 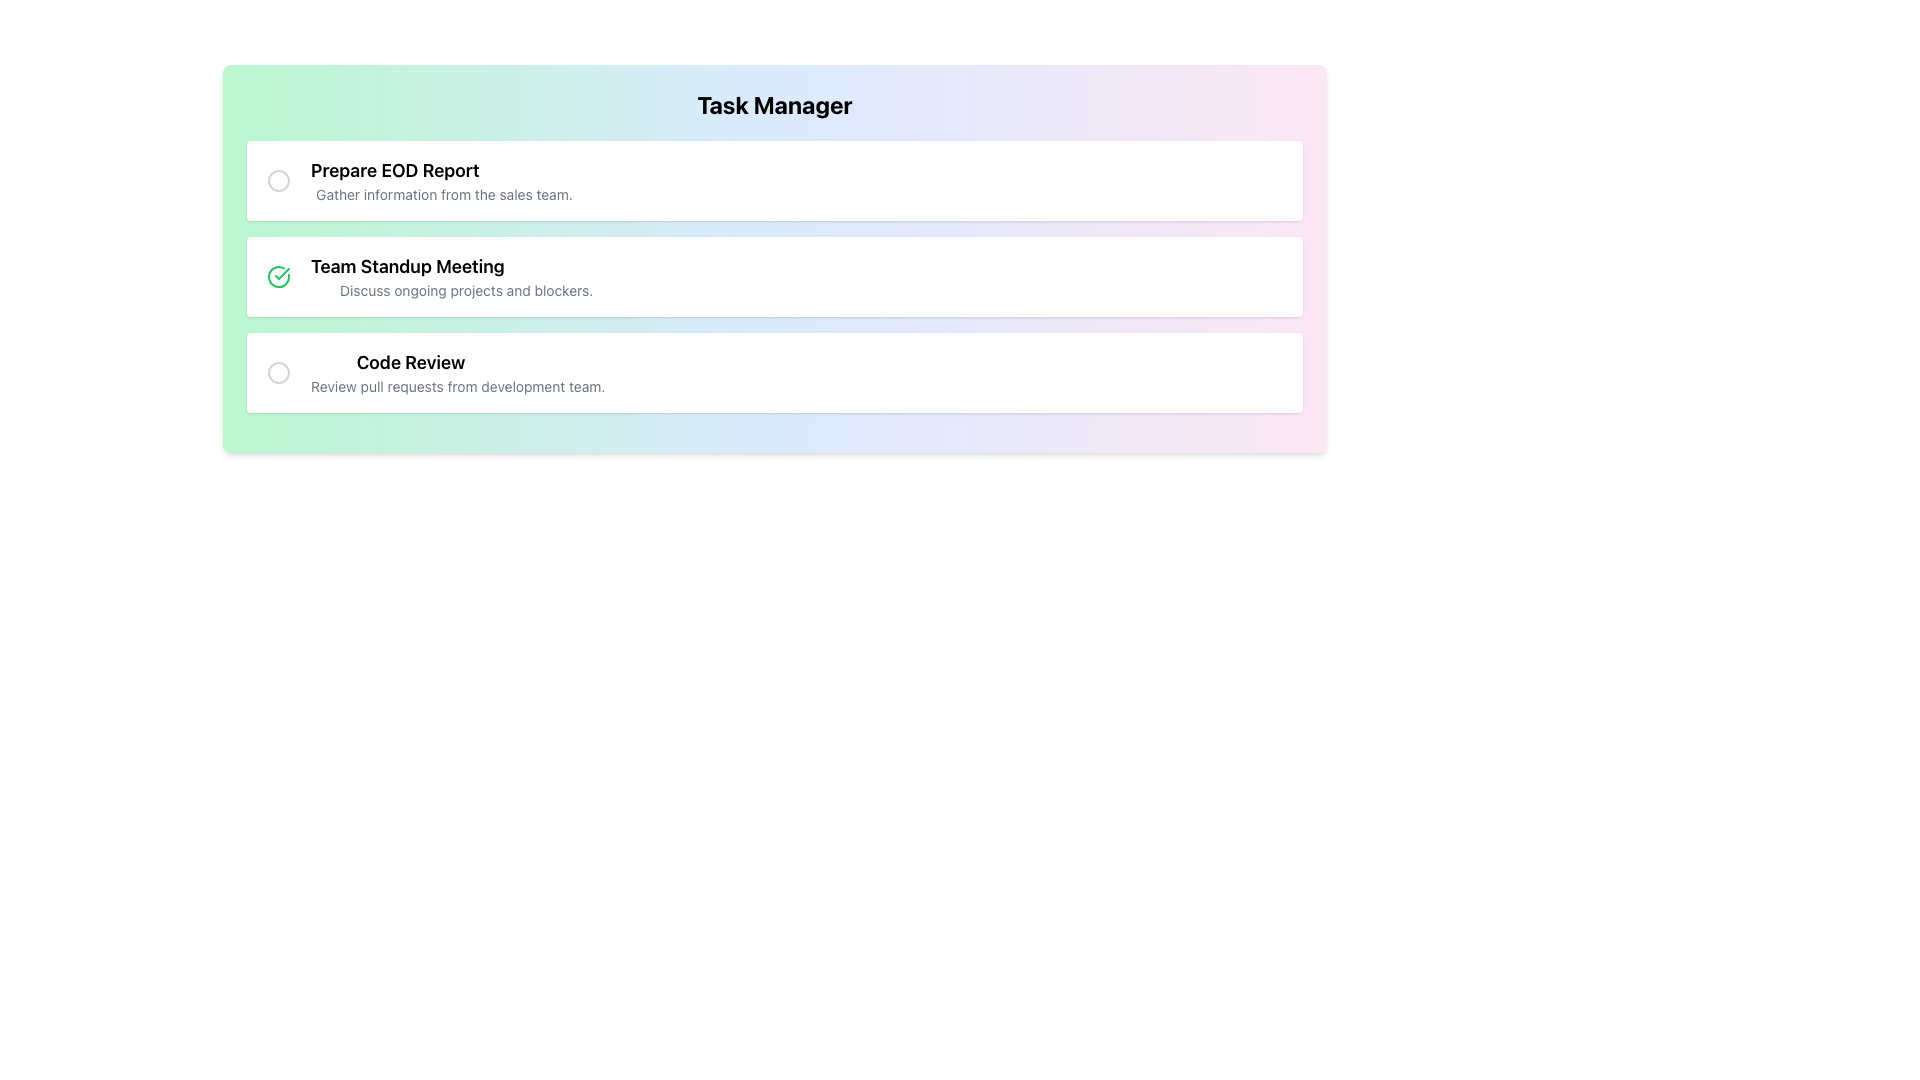 What do you see at coordinates (465, 290) in the screenshot?
I see `the text element displaying 'Discuss ongoing projects and blockers.' which is located below 'Team Standup Meeting' and 'Medium Priority' in a task management interface` at bounding box center [465, 290].